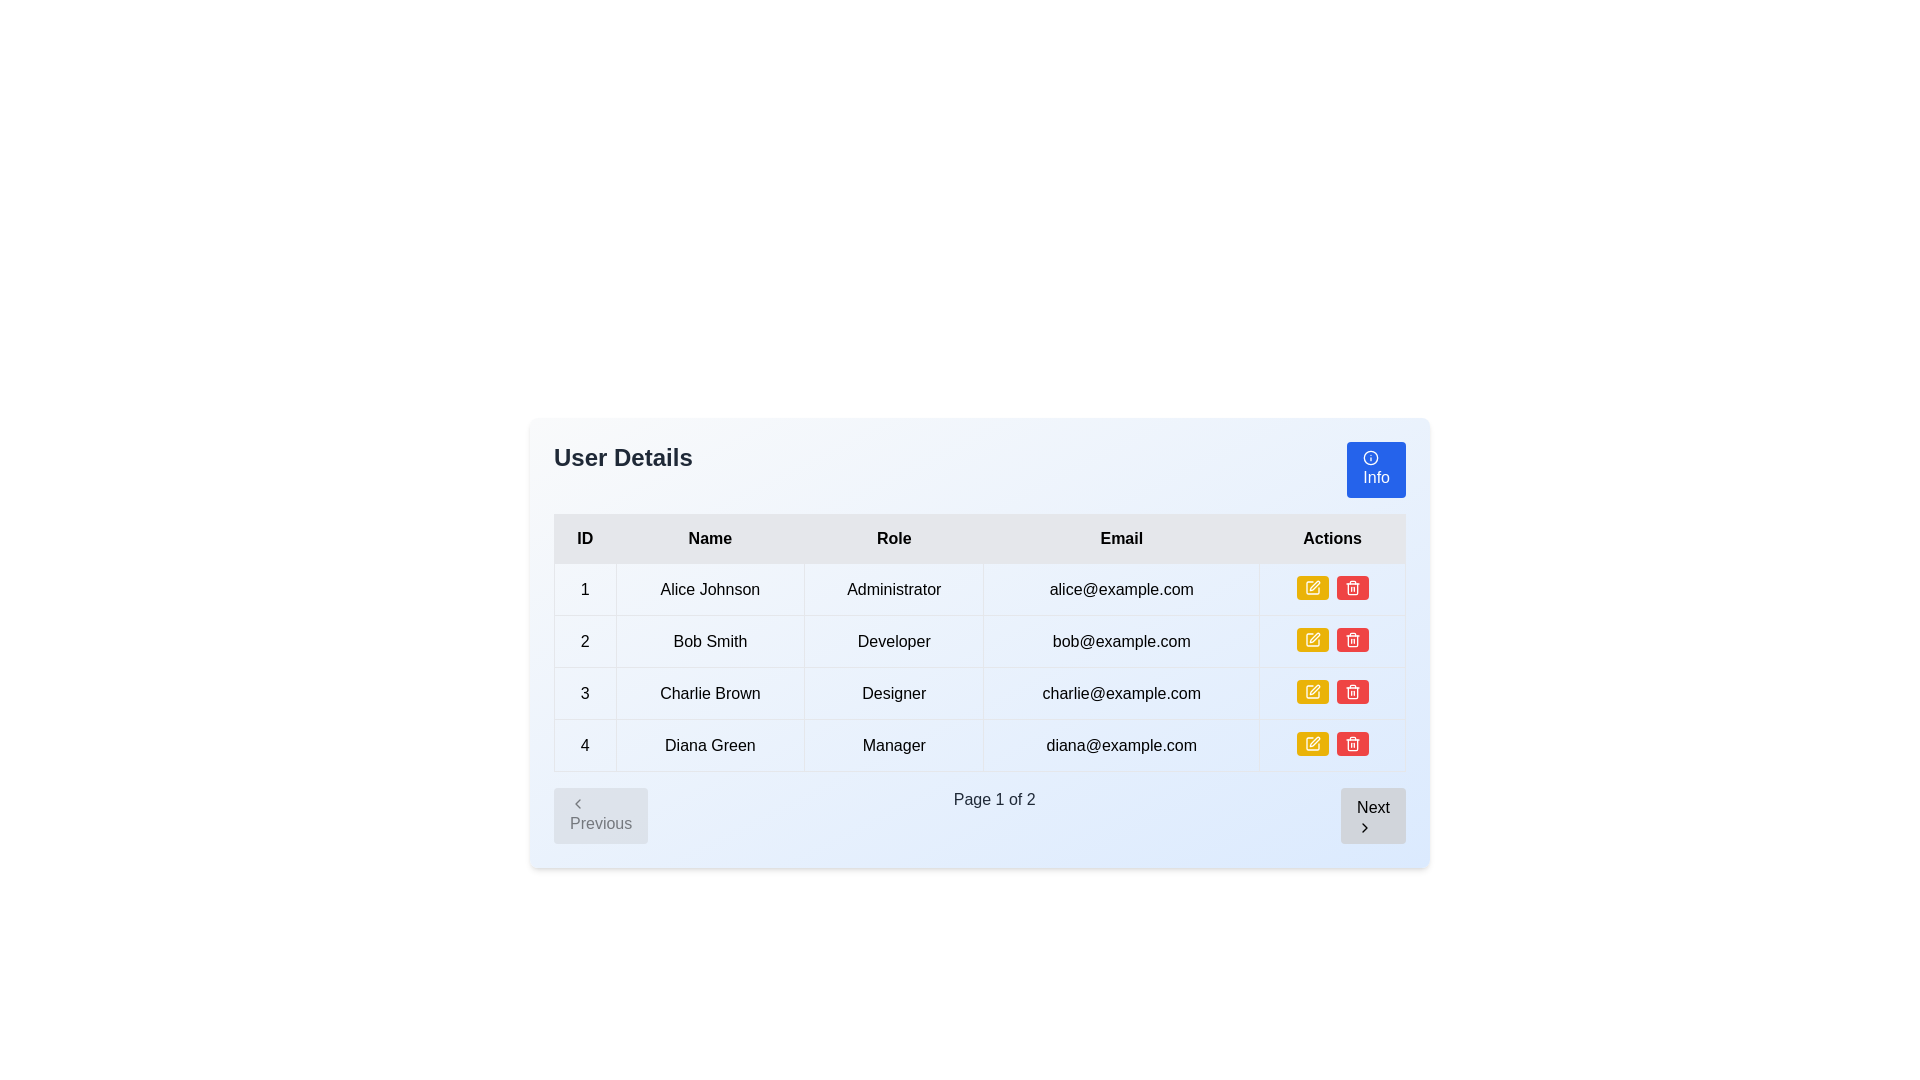  What do you see at coordinates (1312, 586) in the screenshot?
I see `the 'Edit' button located in the 'Actions' column of the first row in the 'User Details' table to initiate an edit action` at bounding box center [1312, 586].